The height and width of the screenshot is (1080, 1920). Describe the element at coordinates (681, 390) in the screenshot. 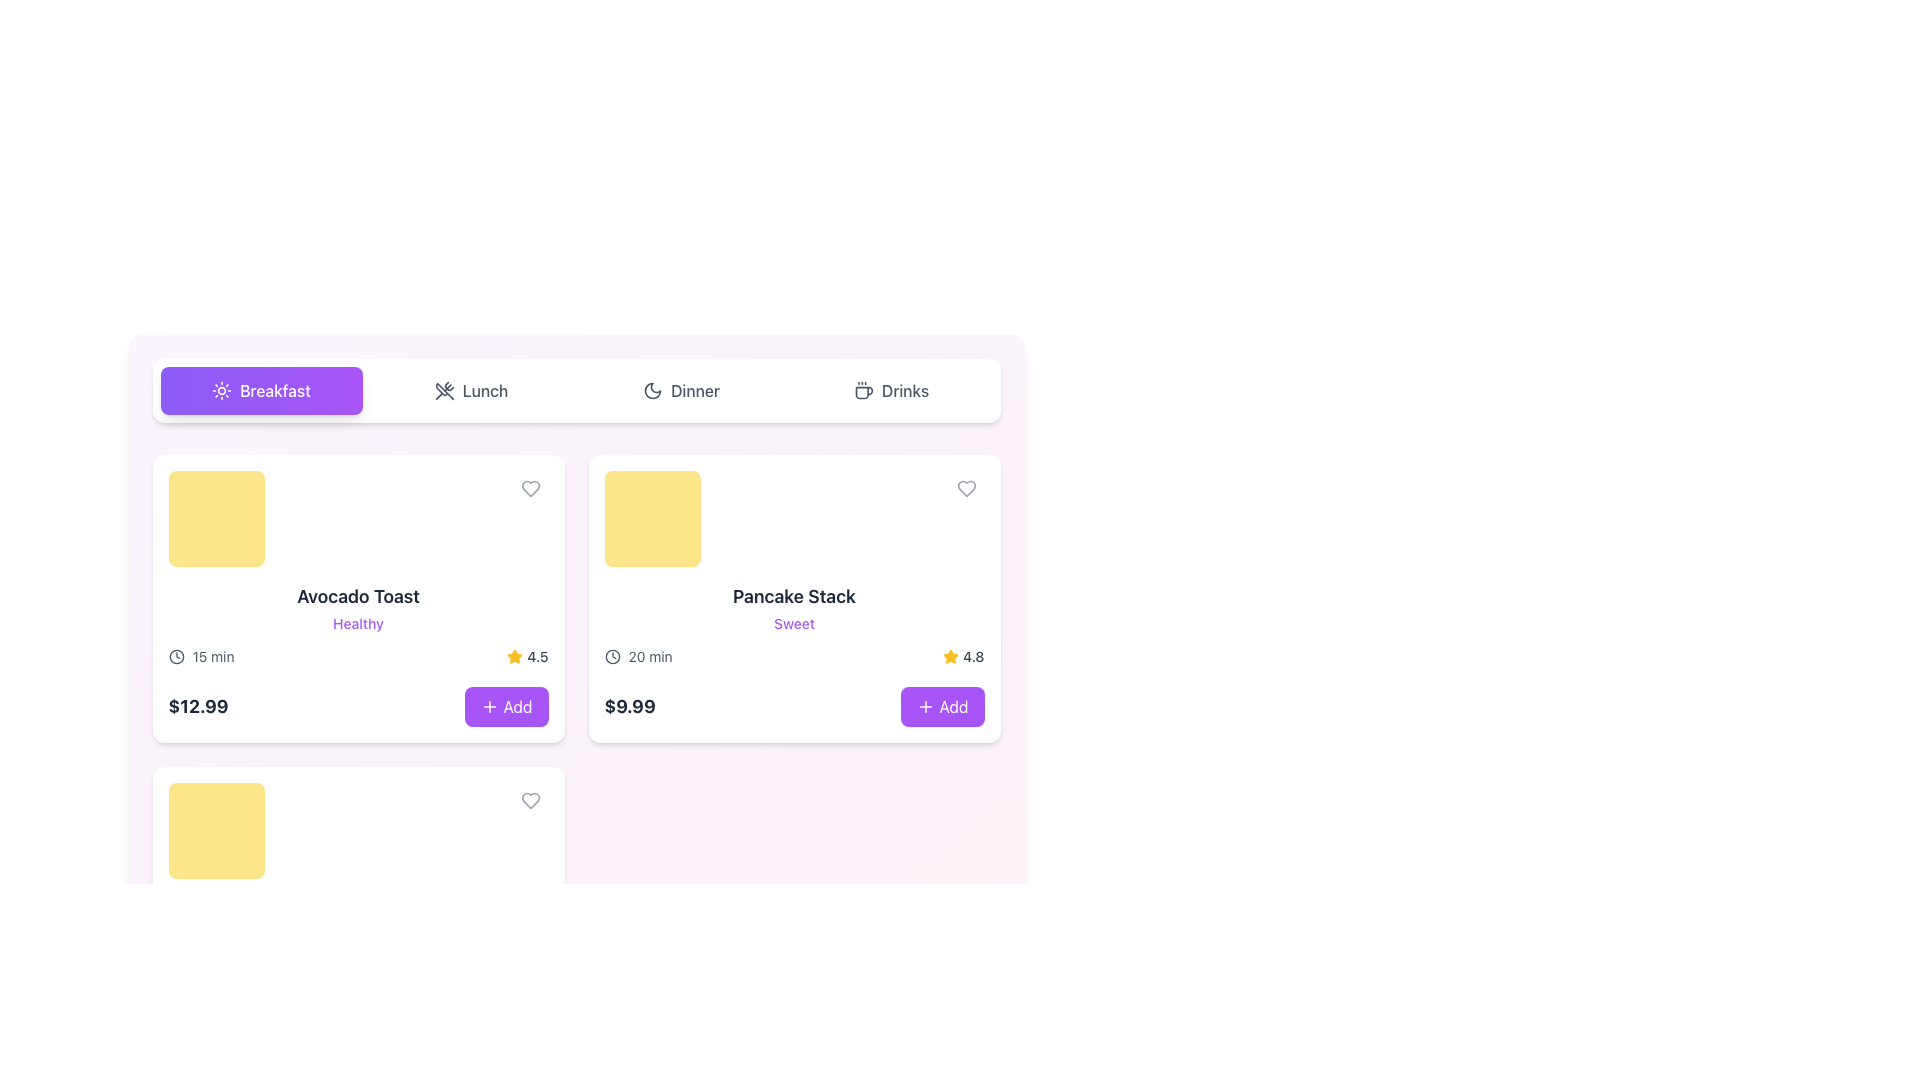

I see `the third button in the horizontal group of buttons, which allows users` at that location.